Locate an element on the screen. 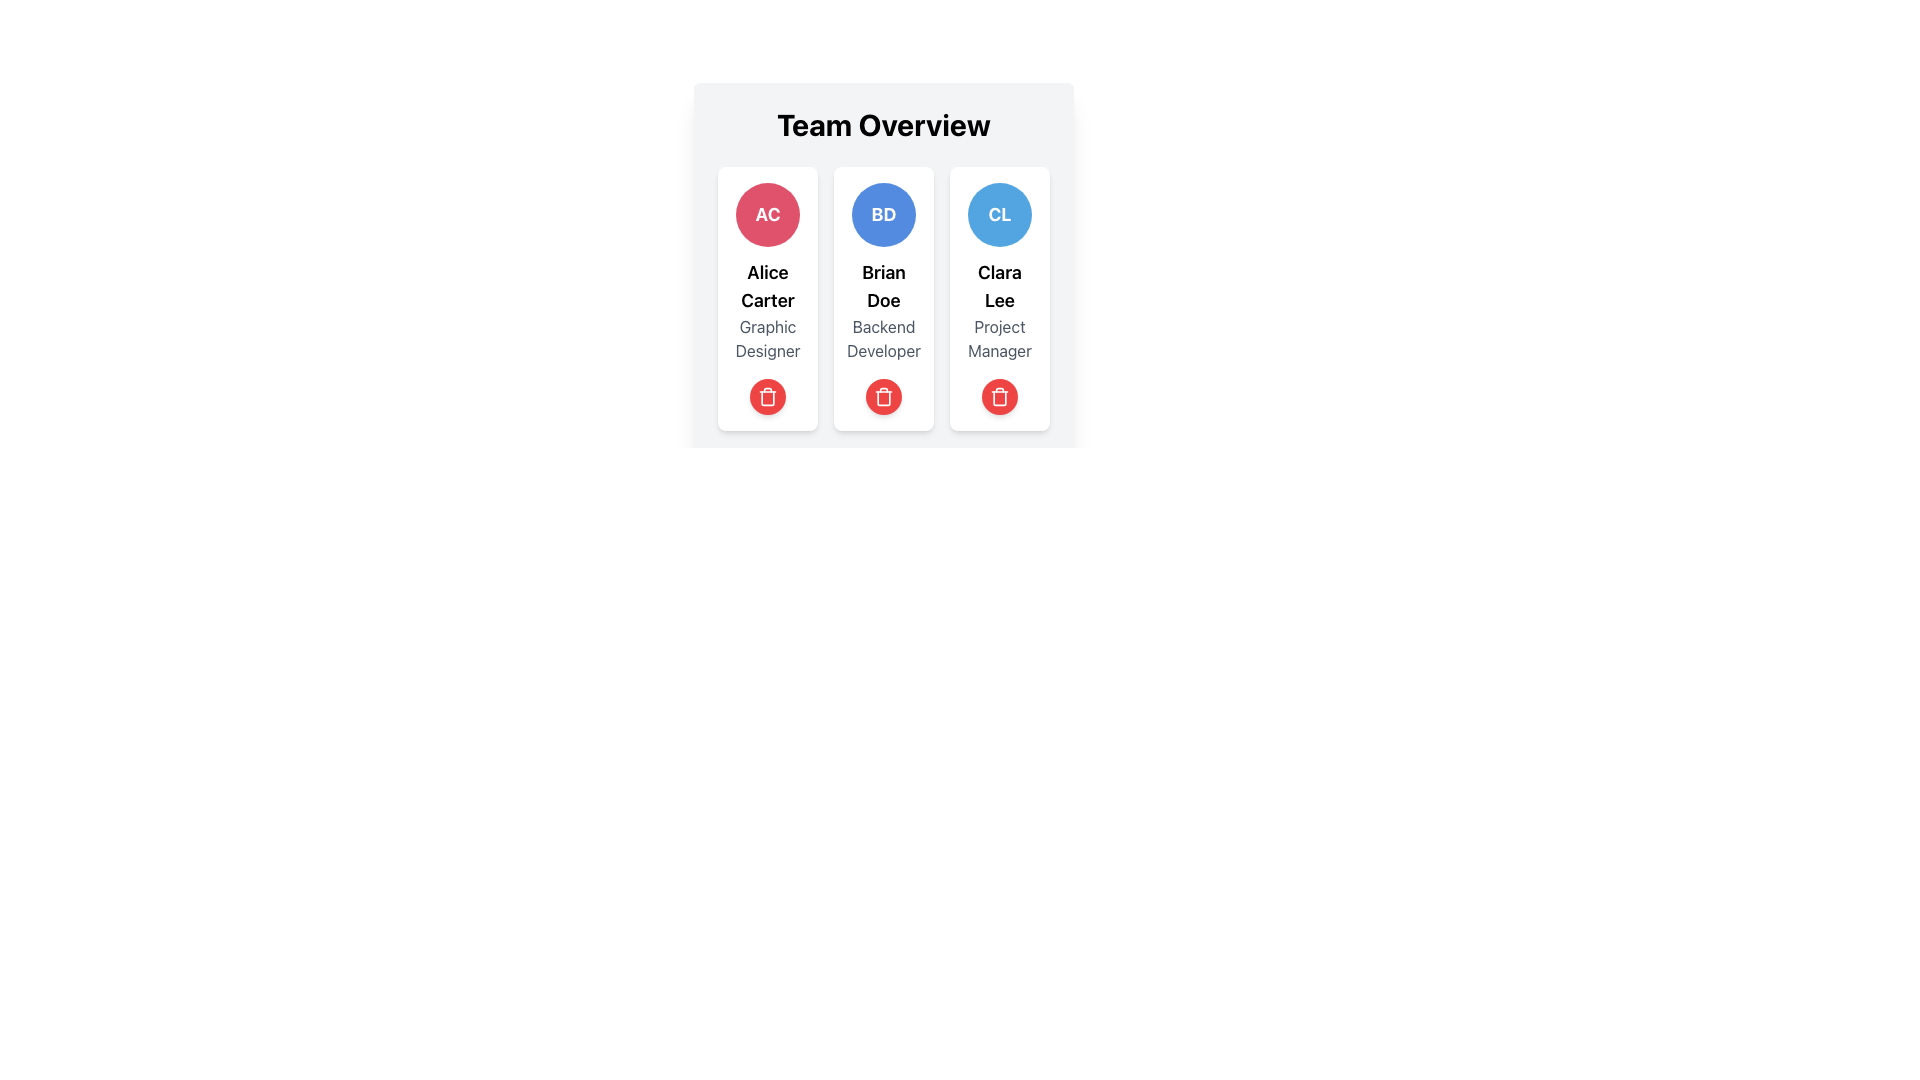 Image resolution: width=1920 pixels, height=1080 pixels. the job title label for 'Alice Carter' located in the leftmost card of the three-card layout, positioned below the name and above the delete icon is located at coordinates (767, 338).